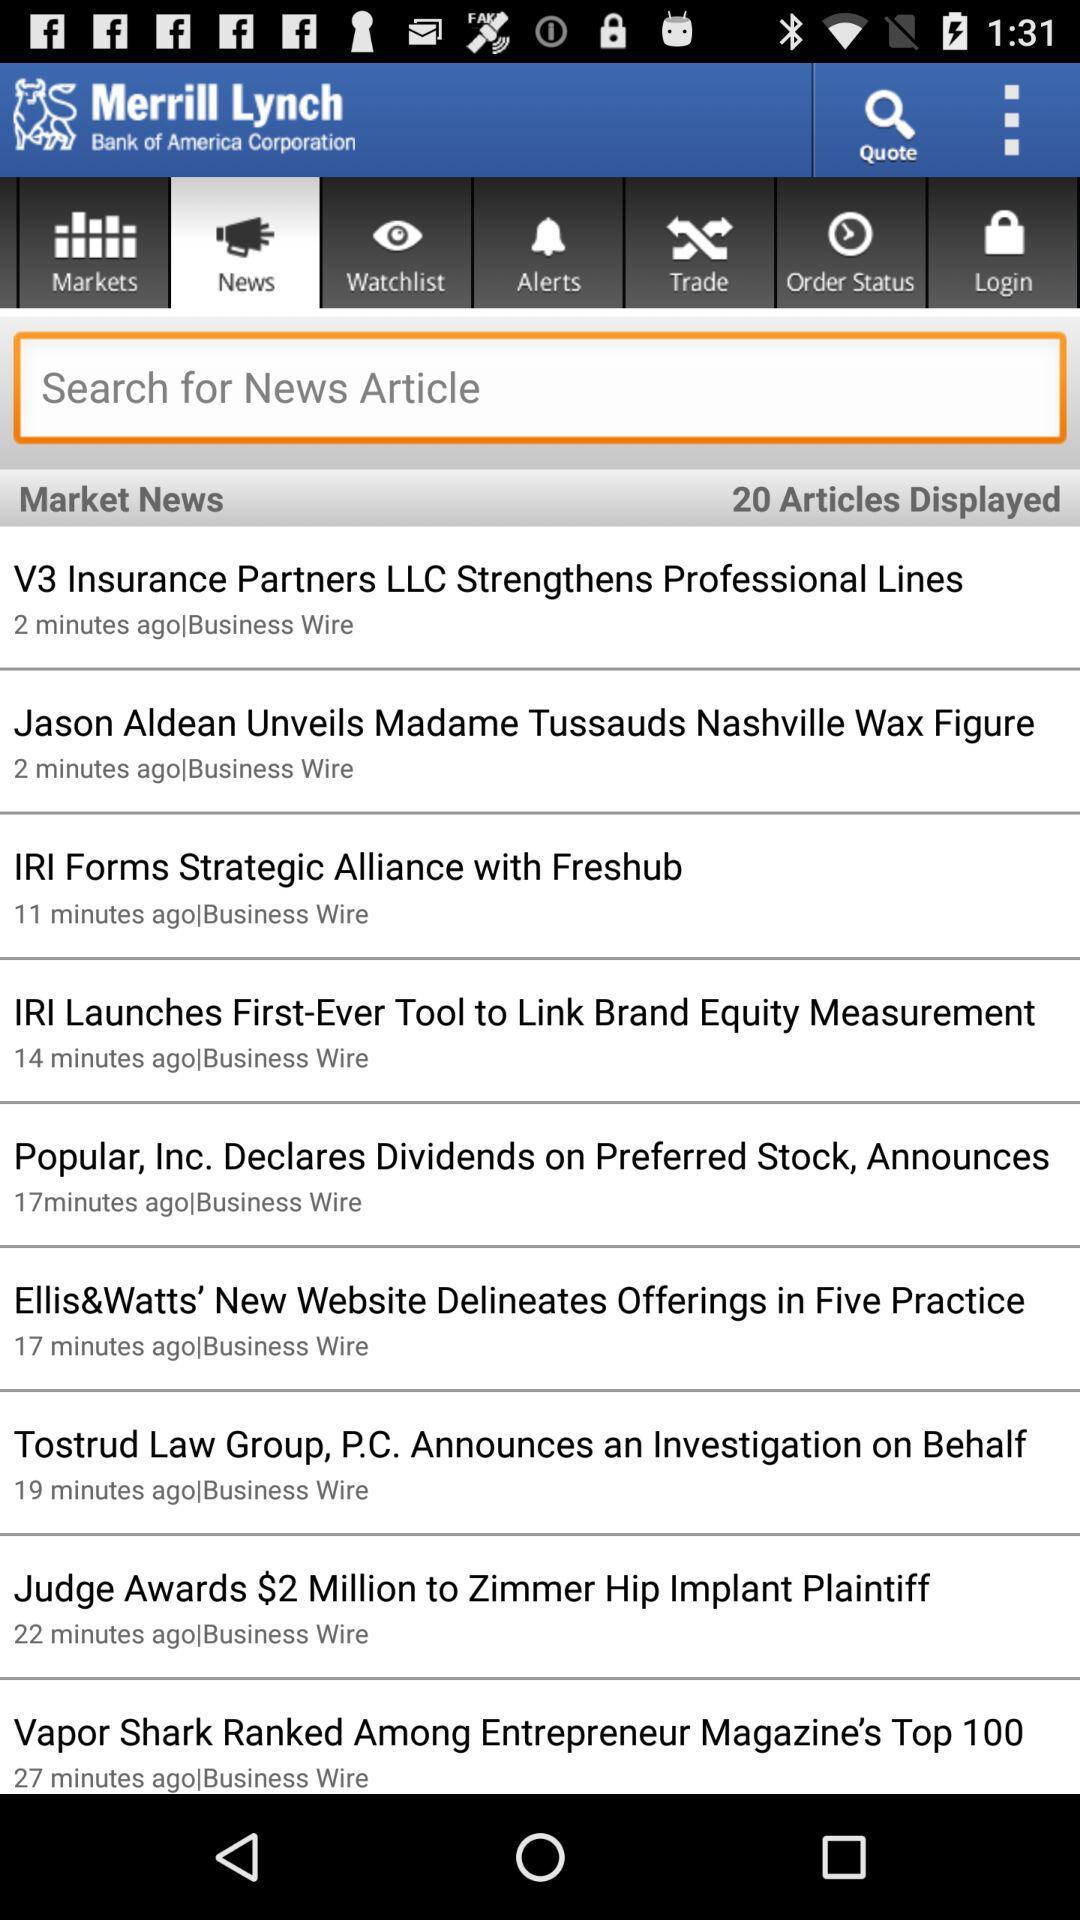 Image resolution: width=1080 pixels, height=1920 pixels. What do you see at coordinates (1002, 258) in the screenshot?
I see `the lock icon` at bounding box center [1002, 258].